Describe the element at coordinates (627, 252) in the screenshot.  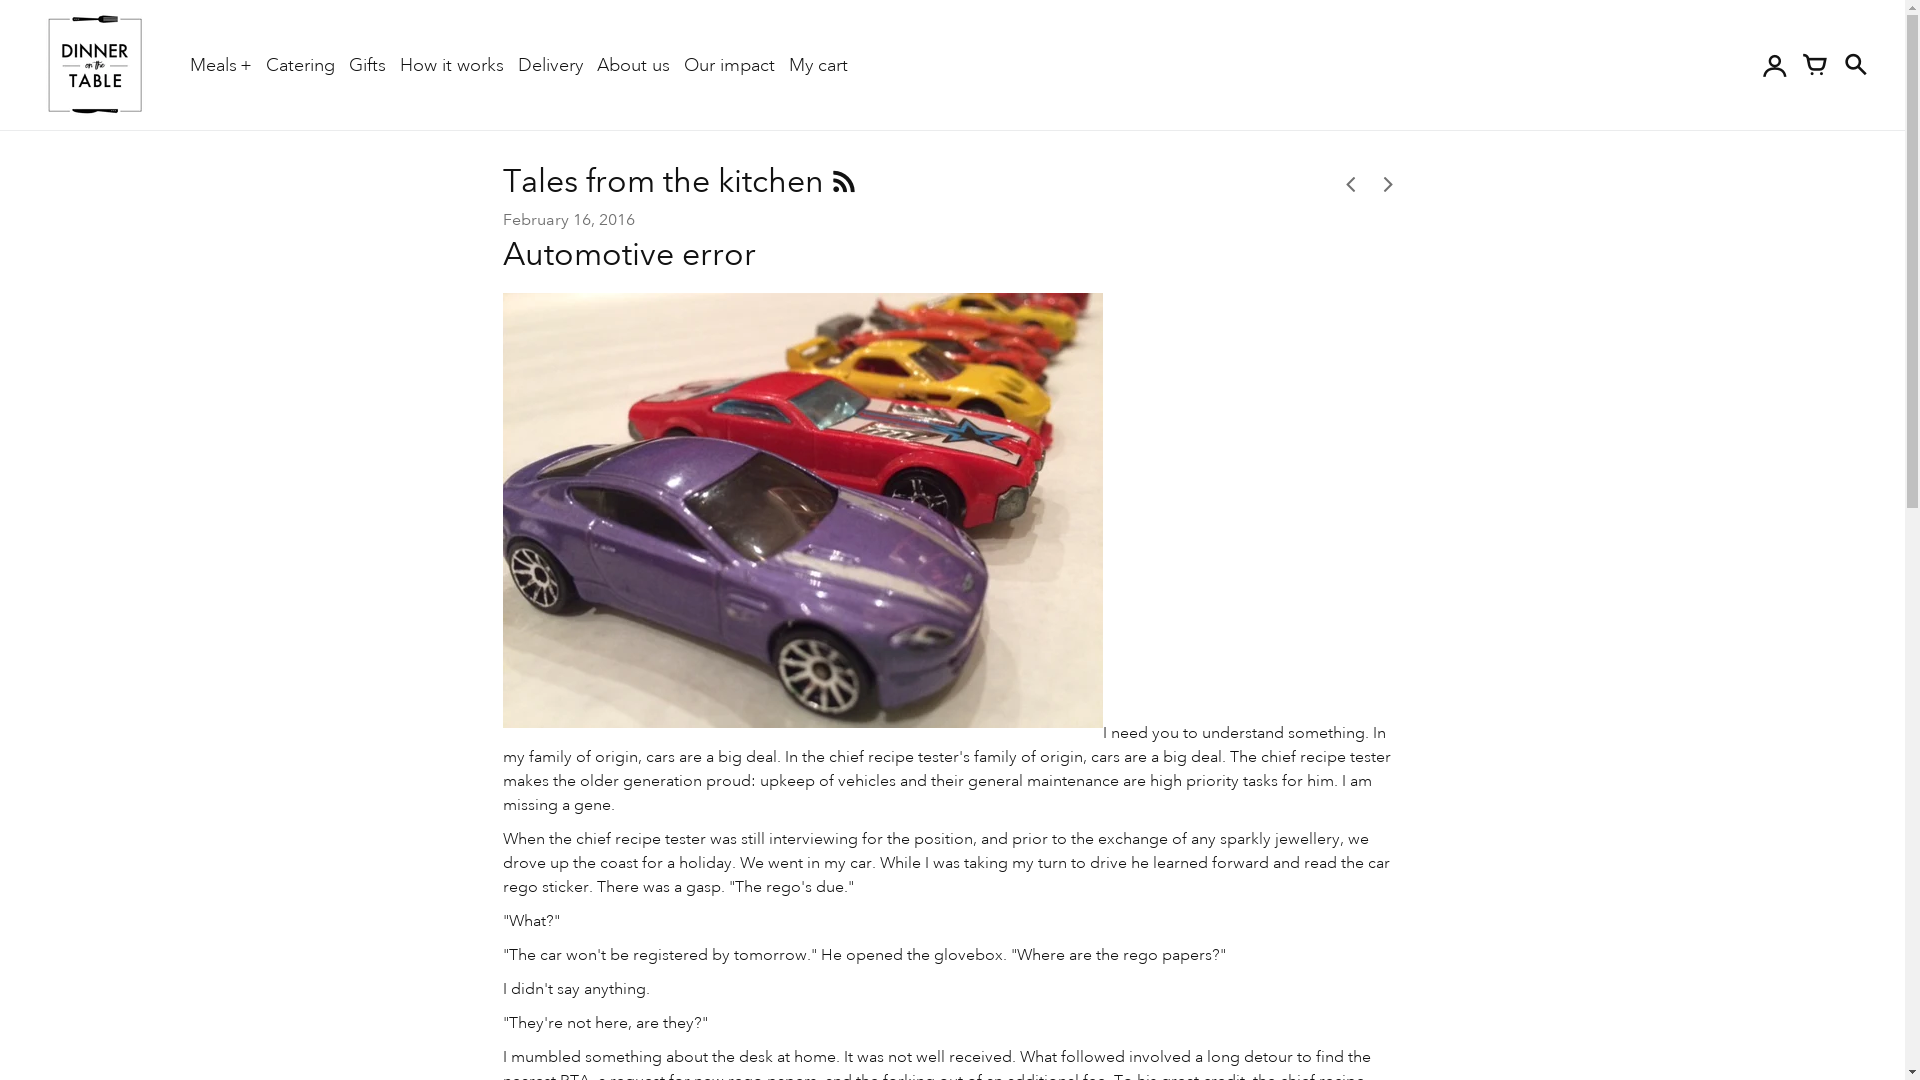
I see `'Automotive error'` at that location.